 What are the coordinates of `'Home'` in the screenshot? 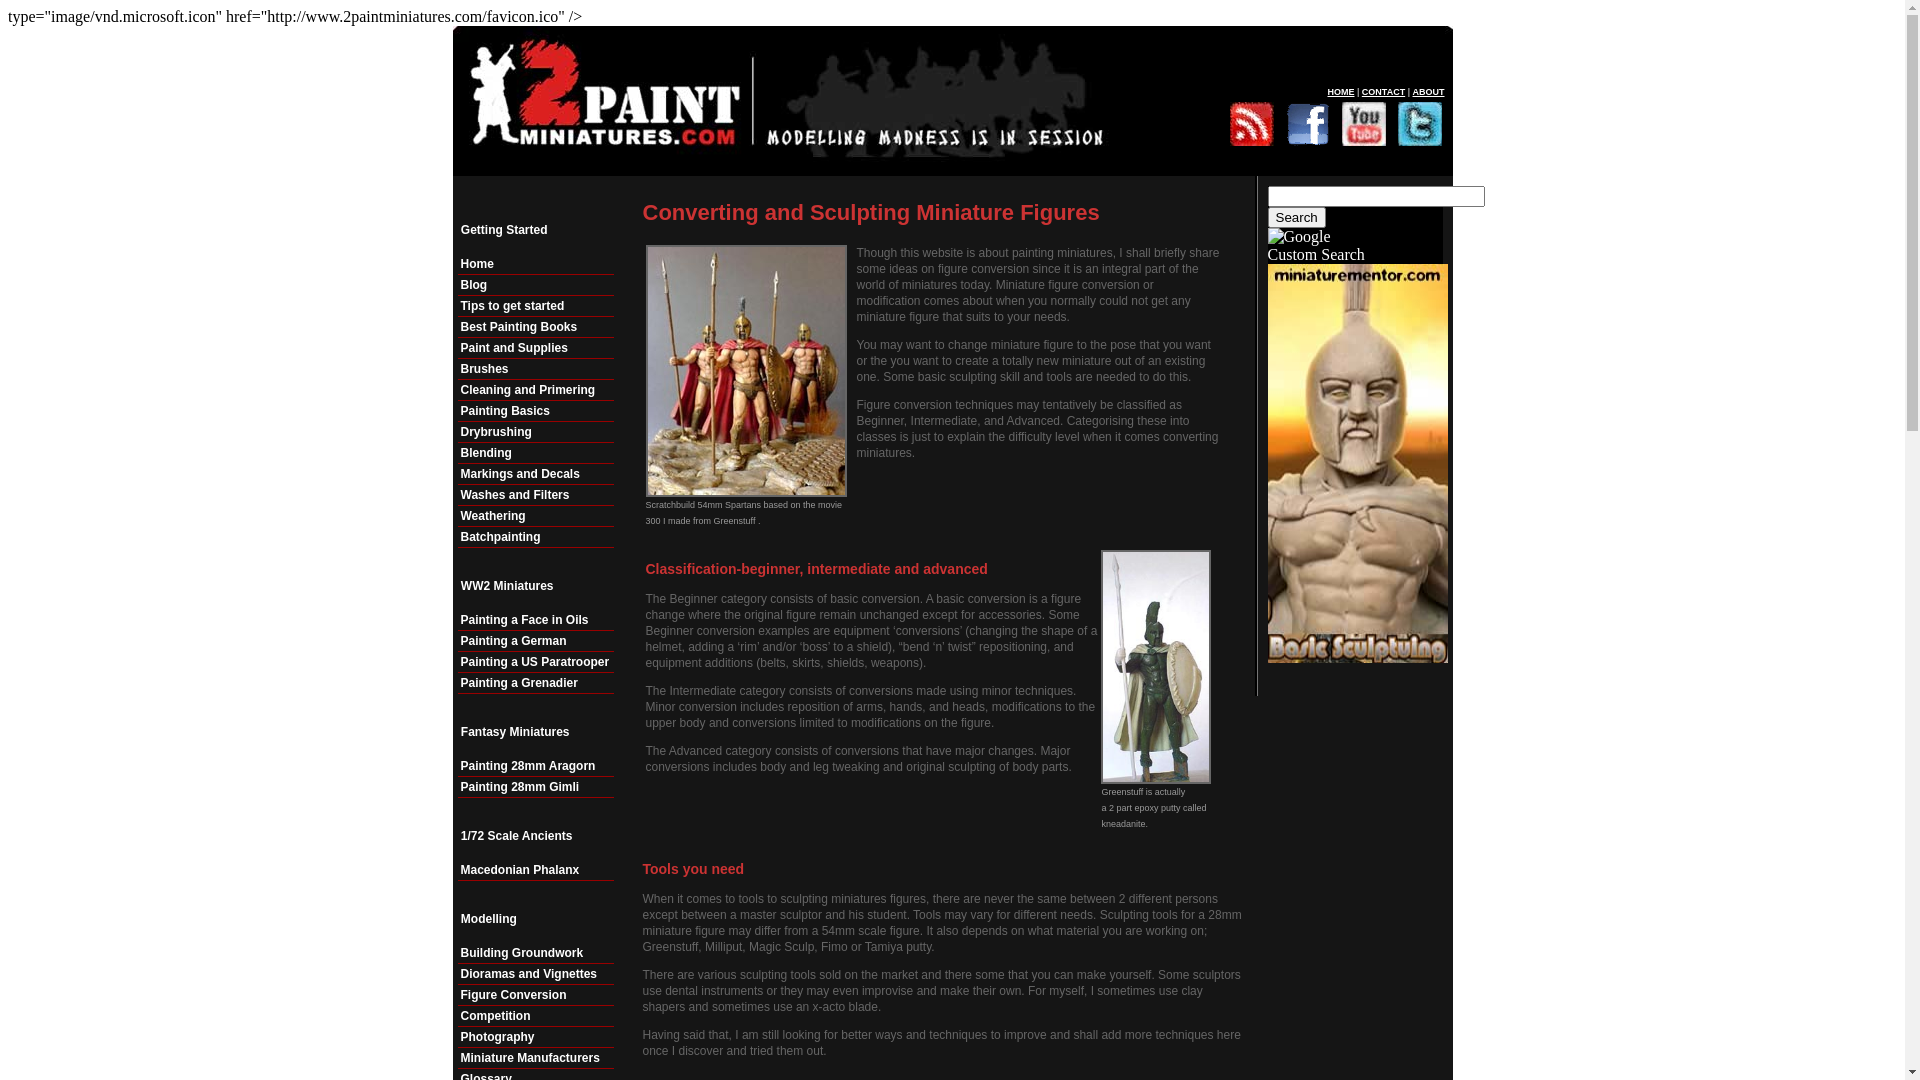 It's located at (536, 263).